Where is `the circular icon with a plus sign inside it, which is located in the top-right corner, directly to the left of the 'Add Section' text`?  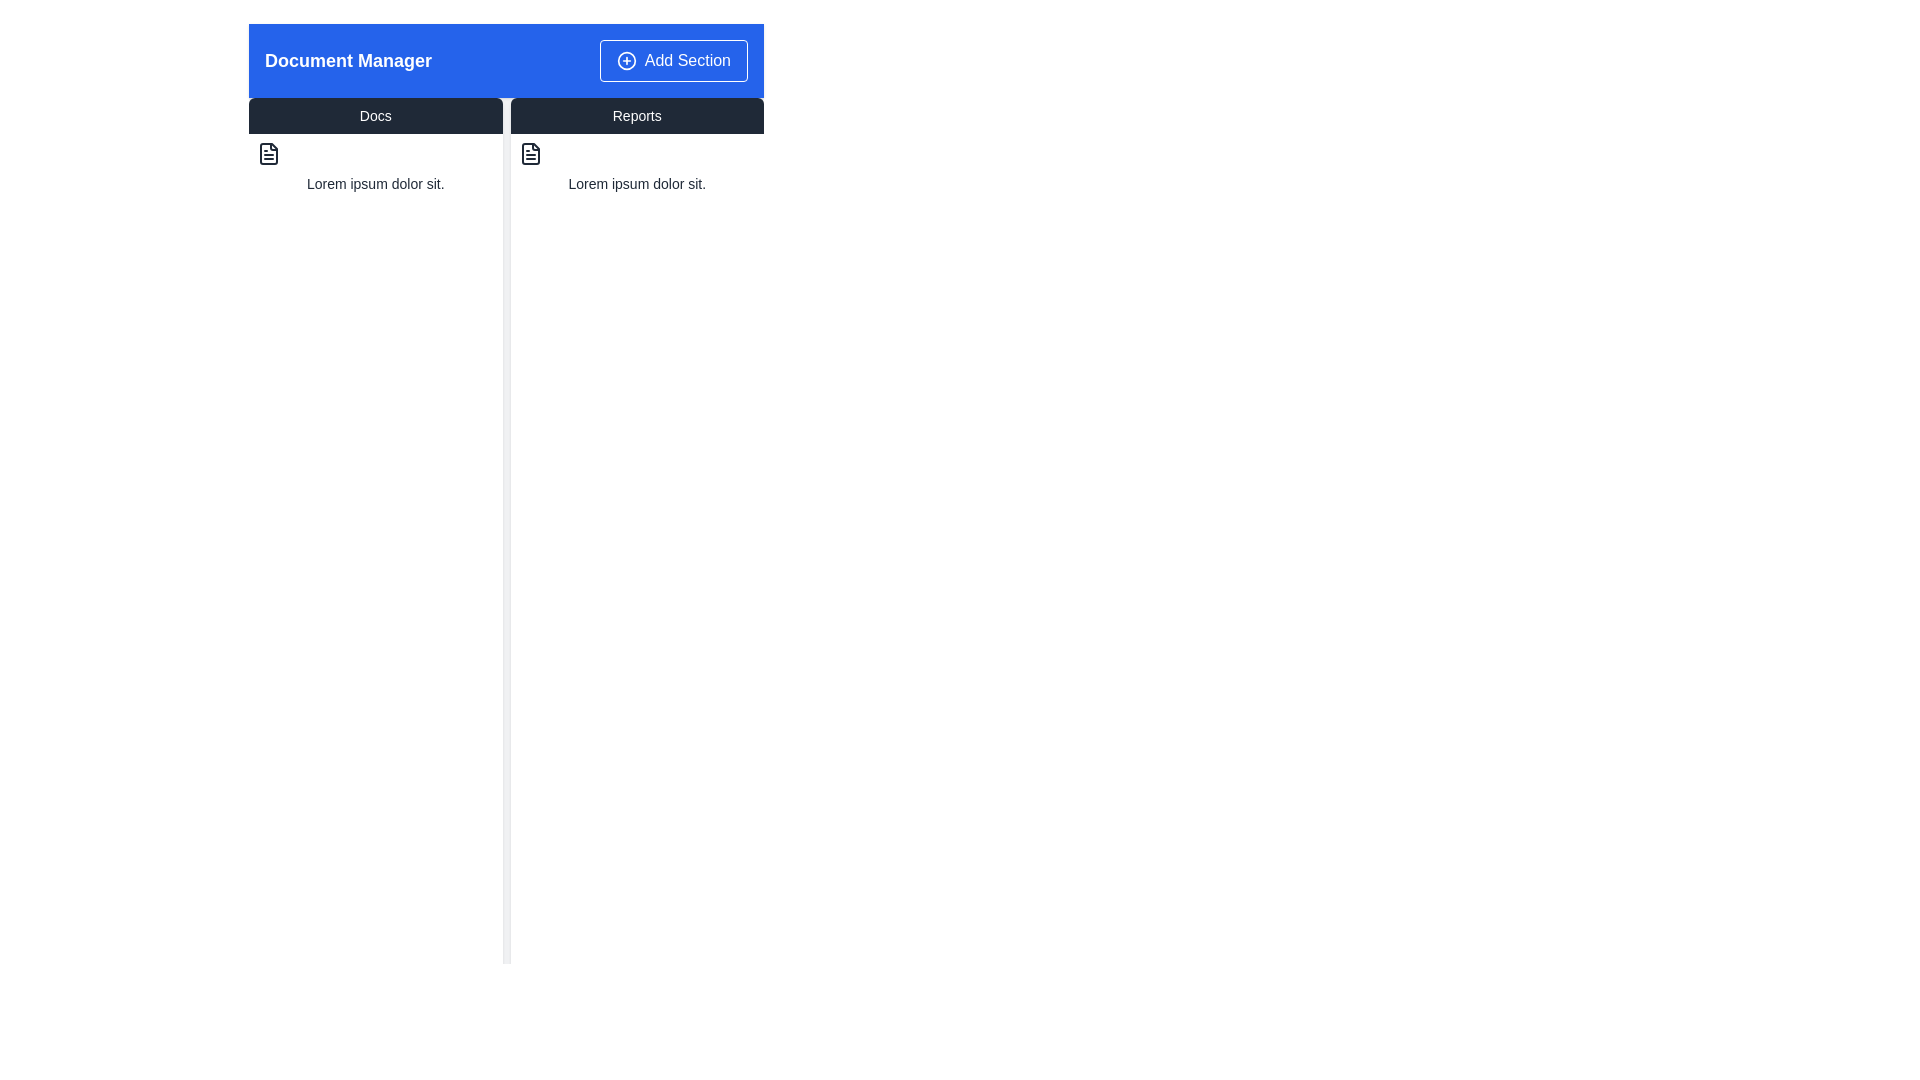
the circular icon with a plus sign inside it, which is located in the top-right corner, directly to the left of the 'Add Section' text is located at coordinates (625, 60).